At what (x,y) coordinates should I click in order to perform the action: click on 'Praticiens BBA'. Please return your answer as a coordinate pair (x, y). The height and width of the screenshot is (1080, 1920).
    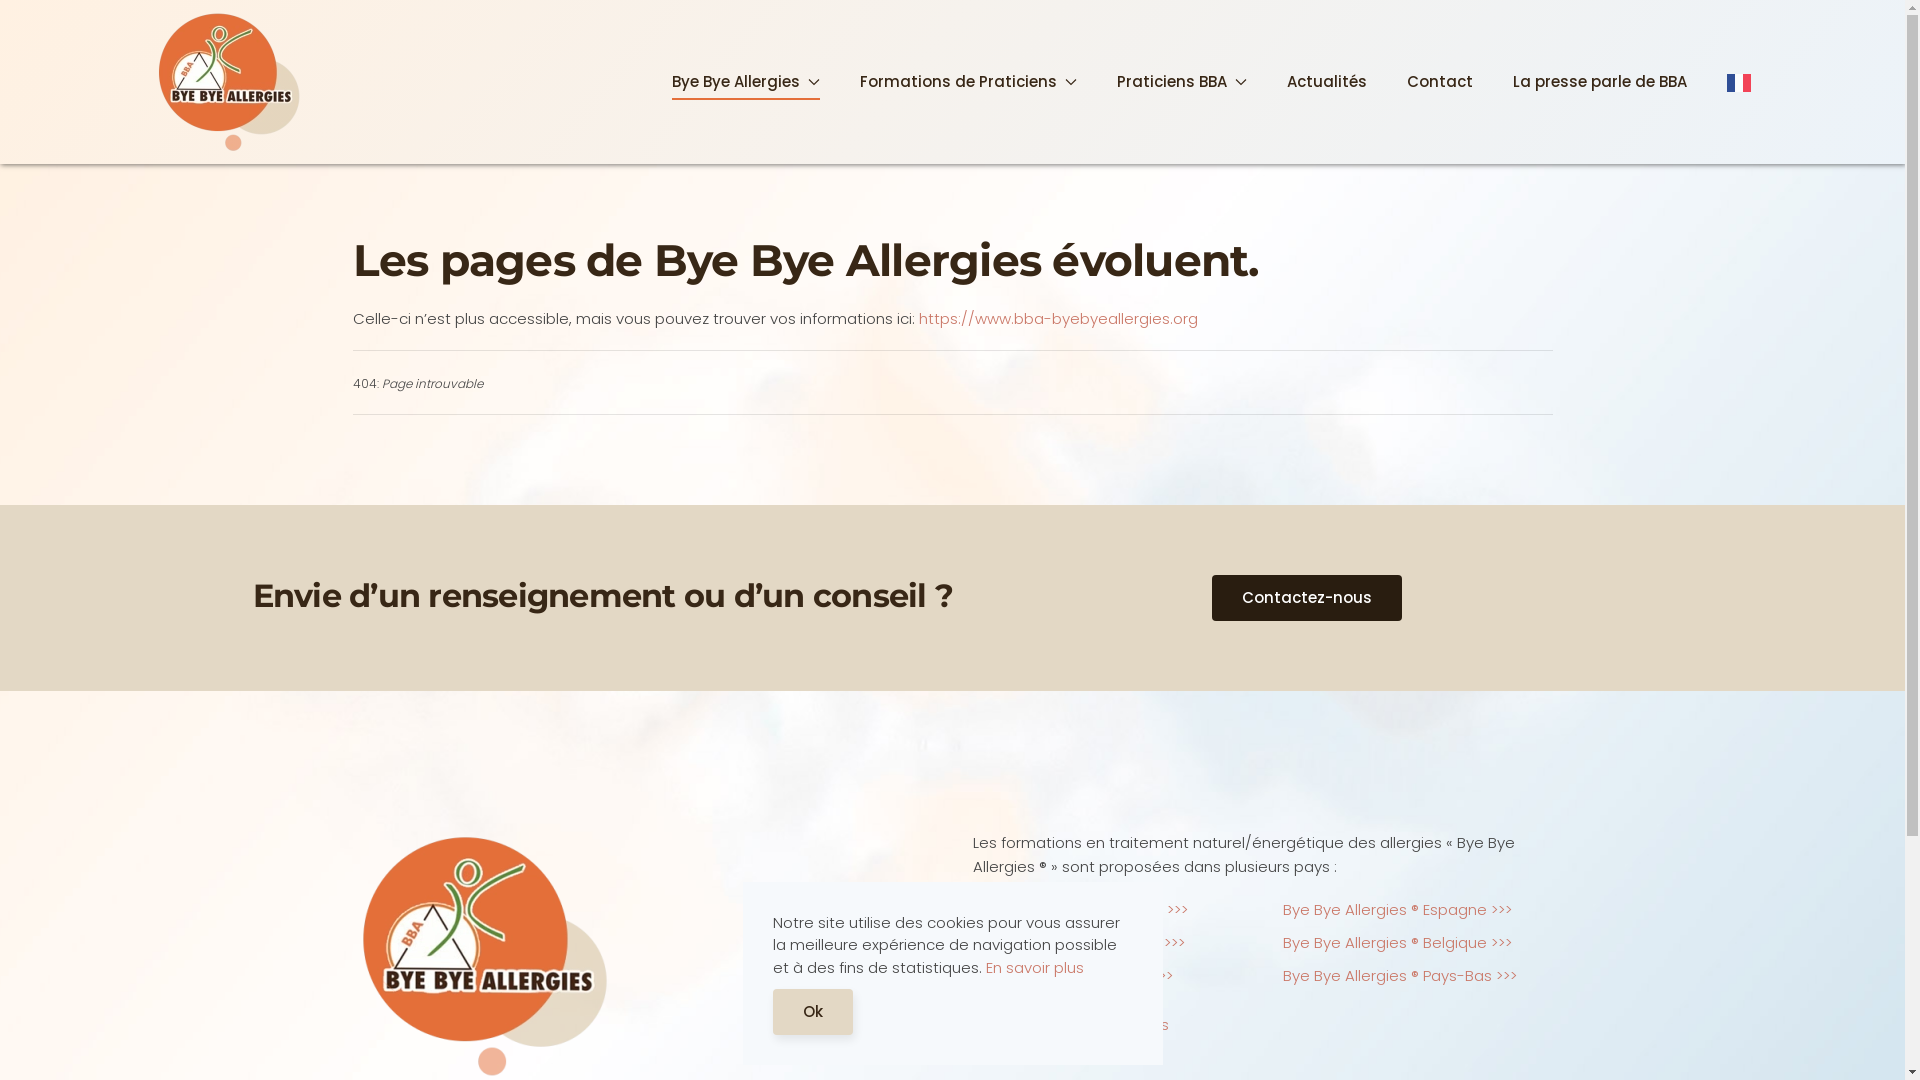
    Looking at the image, I should click on (1181, 80).